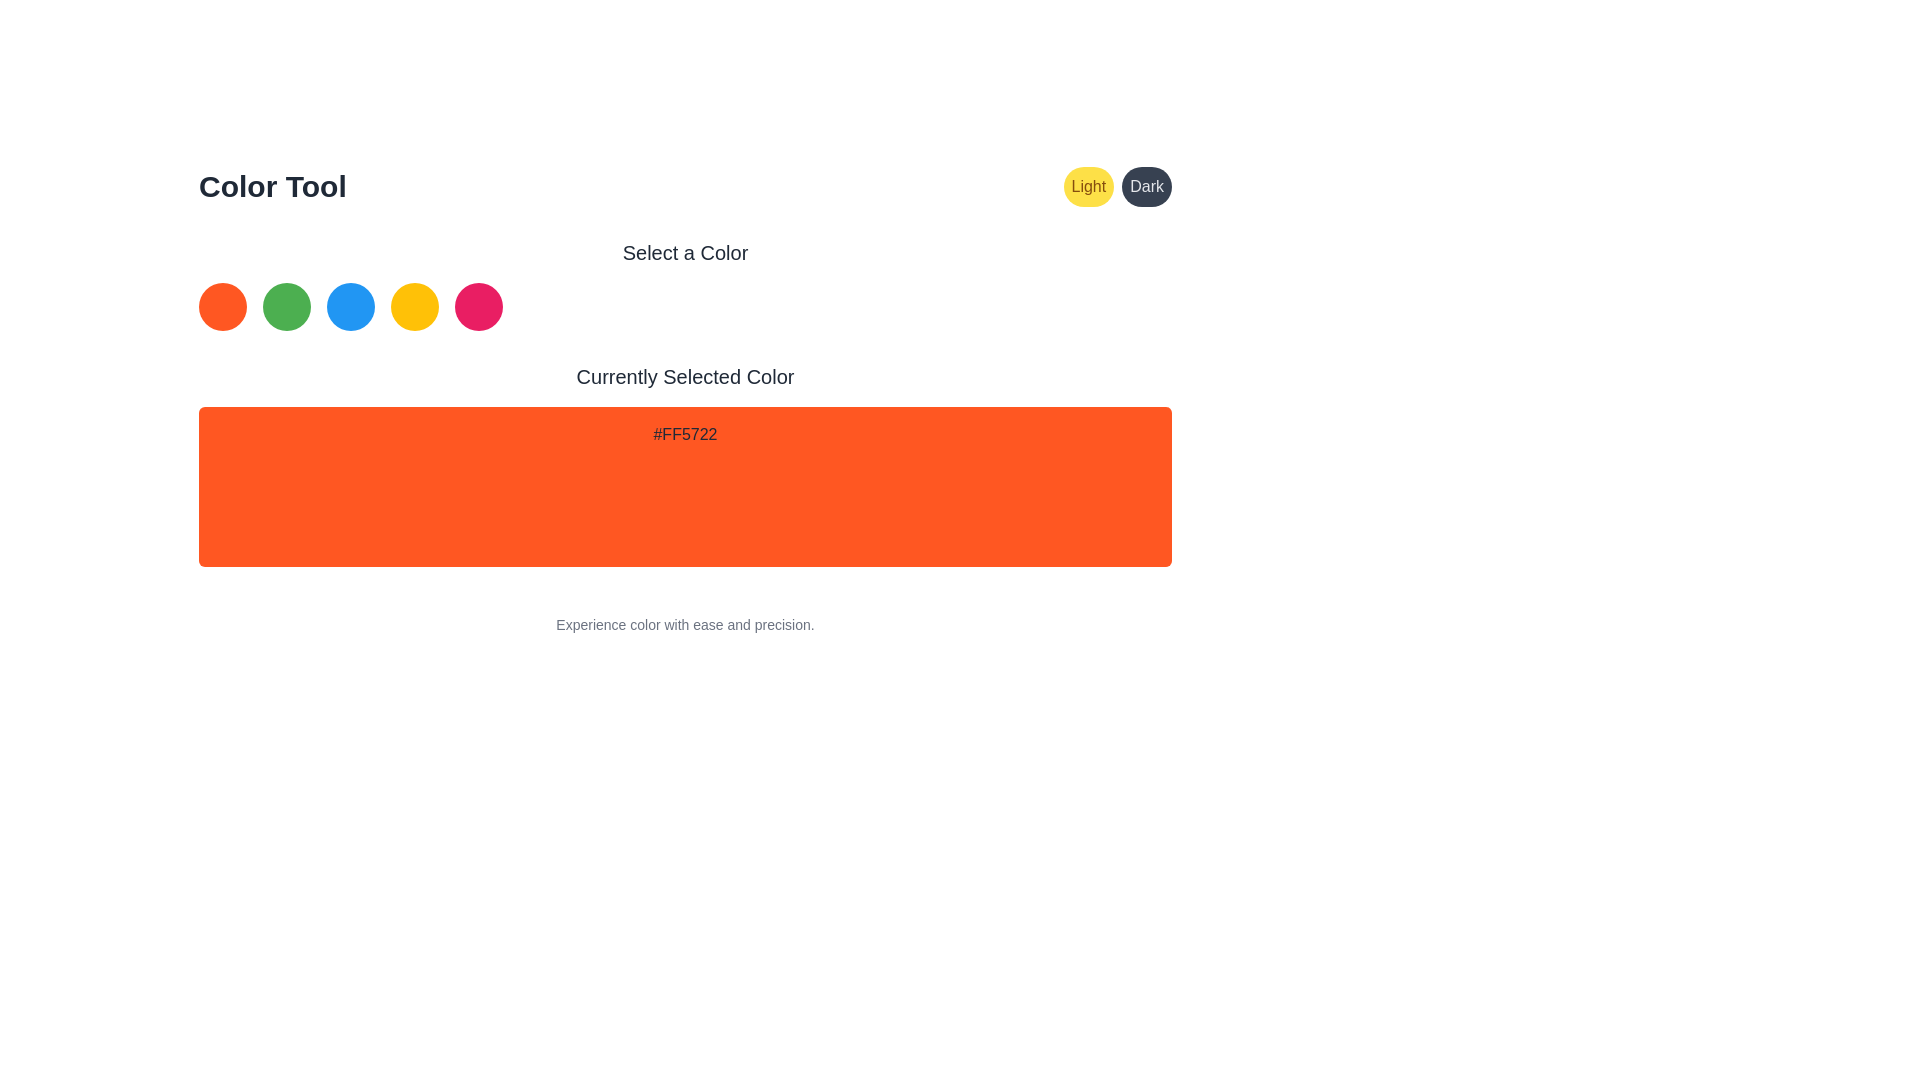  Describe the element at coordinates (222, 307) in the screenshot. I see `the first circular button in the row of color selection buttons` at that location.